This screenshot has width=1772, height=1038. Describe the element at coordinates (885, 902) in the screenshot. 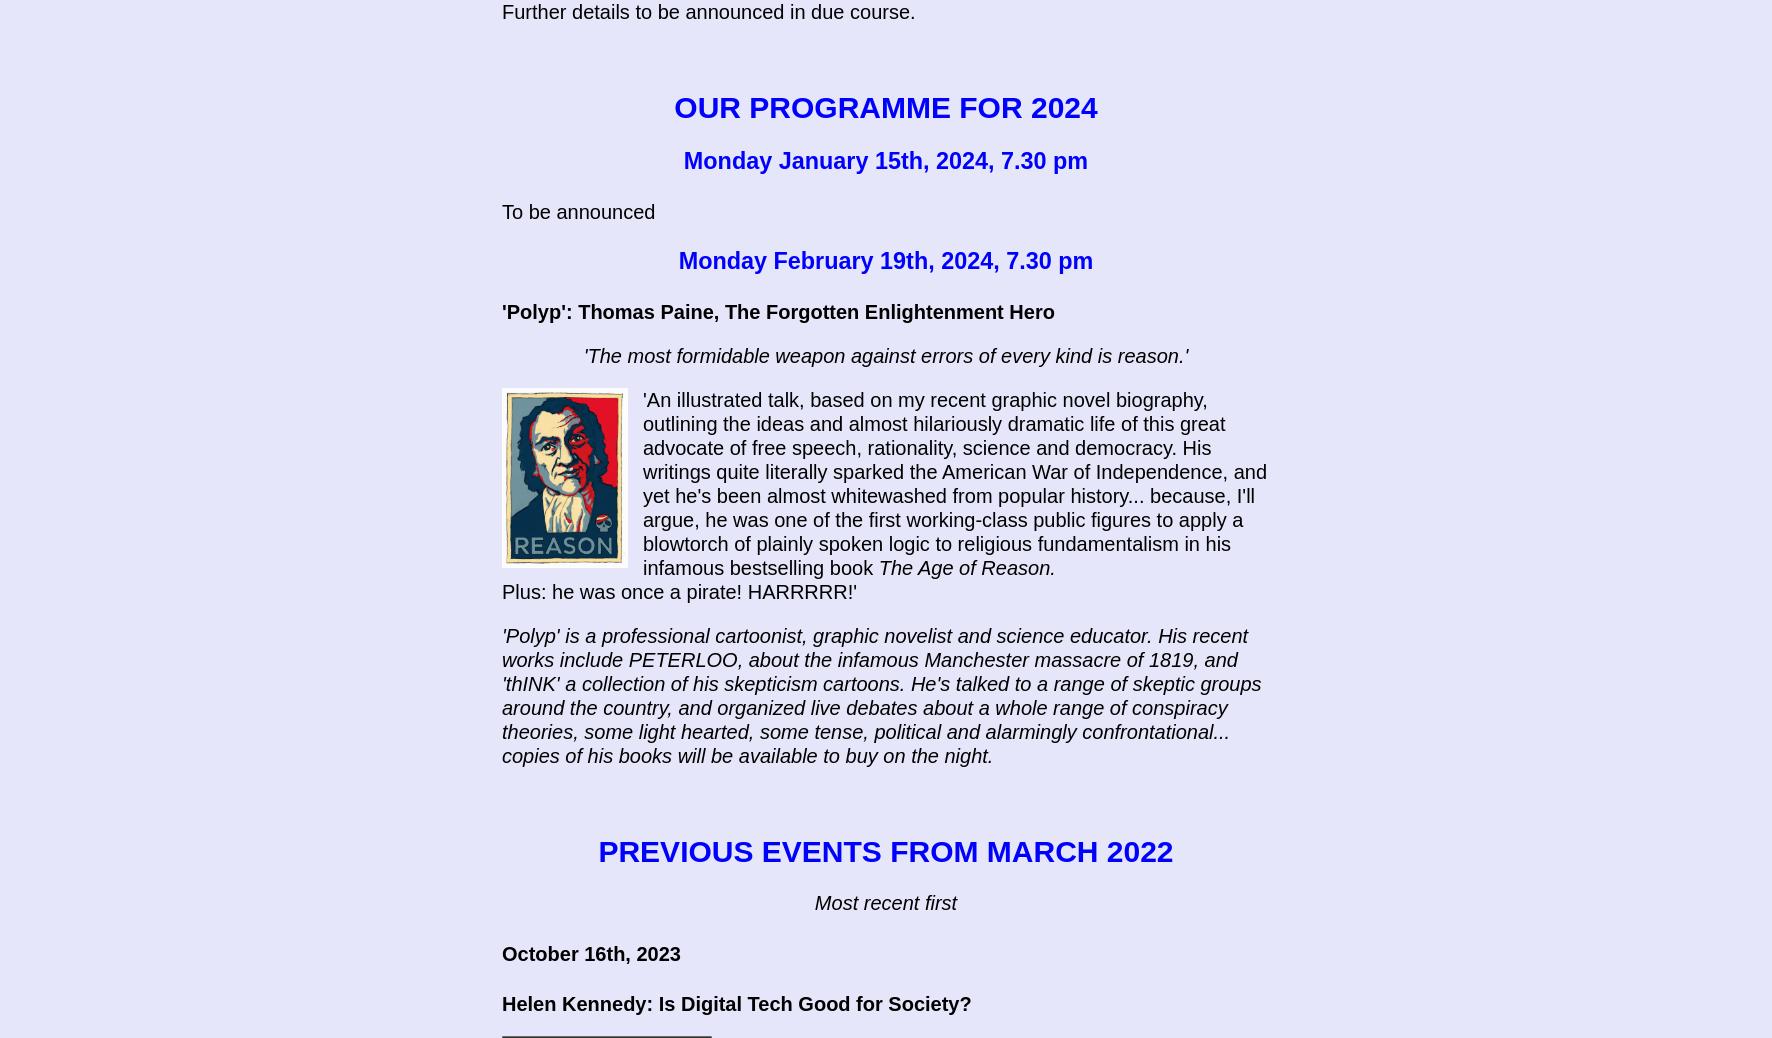

I see `'Most recent first'` at that location.